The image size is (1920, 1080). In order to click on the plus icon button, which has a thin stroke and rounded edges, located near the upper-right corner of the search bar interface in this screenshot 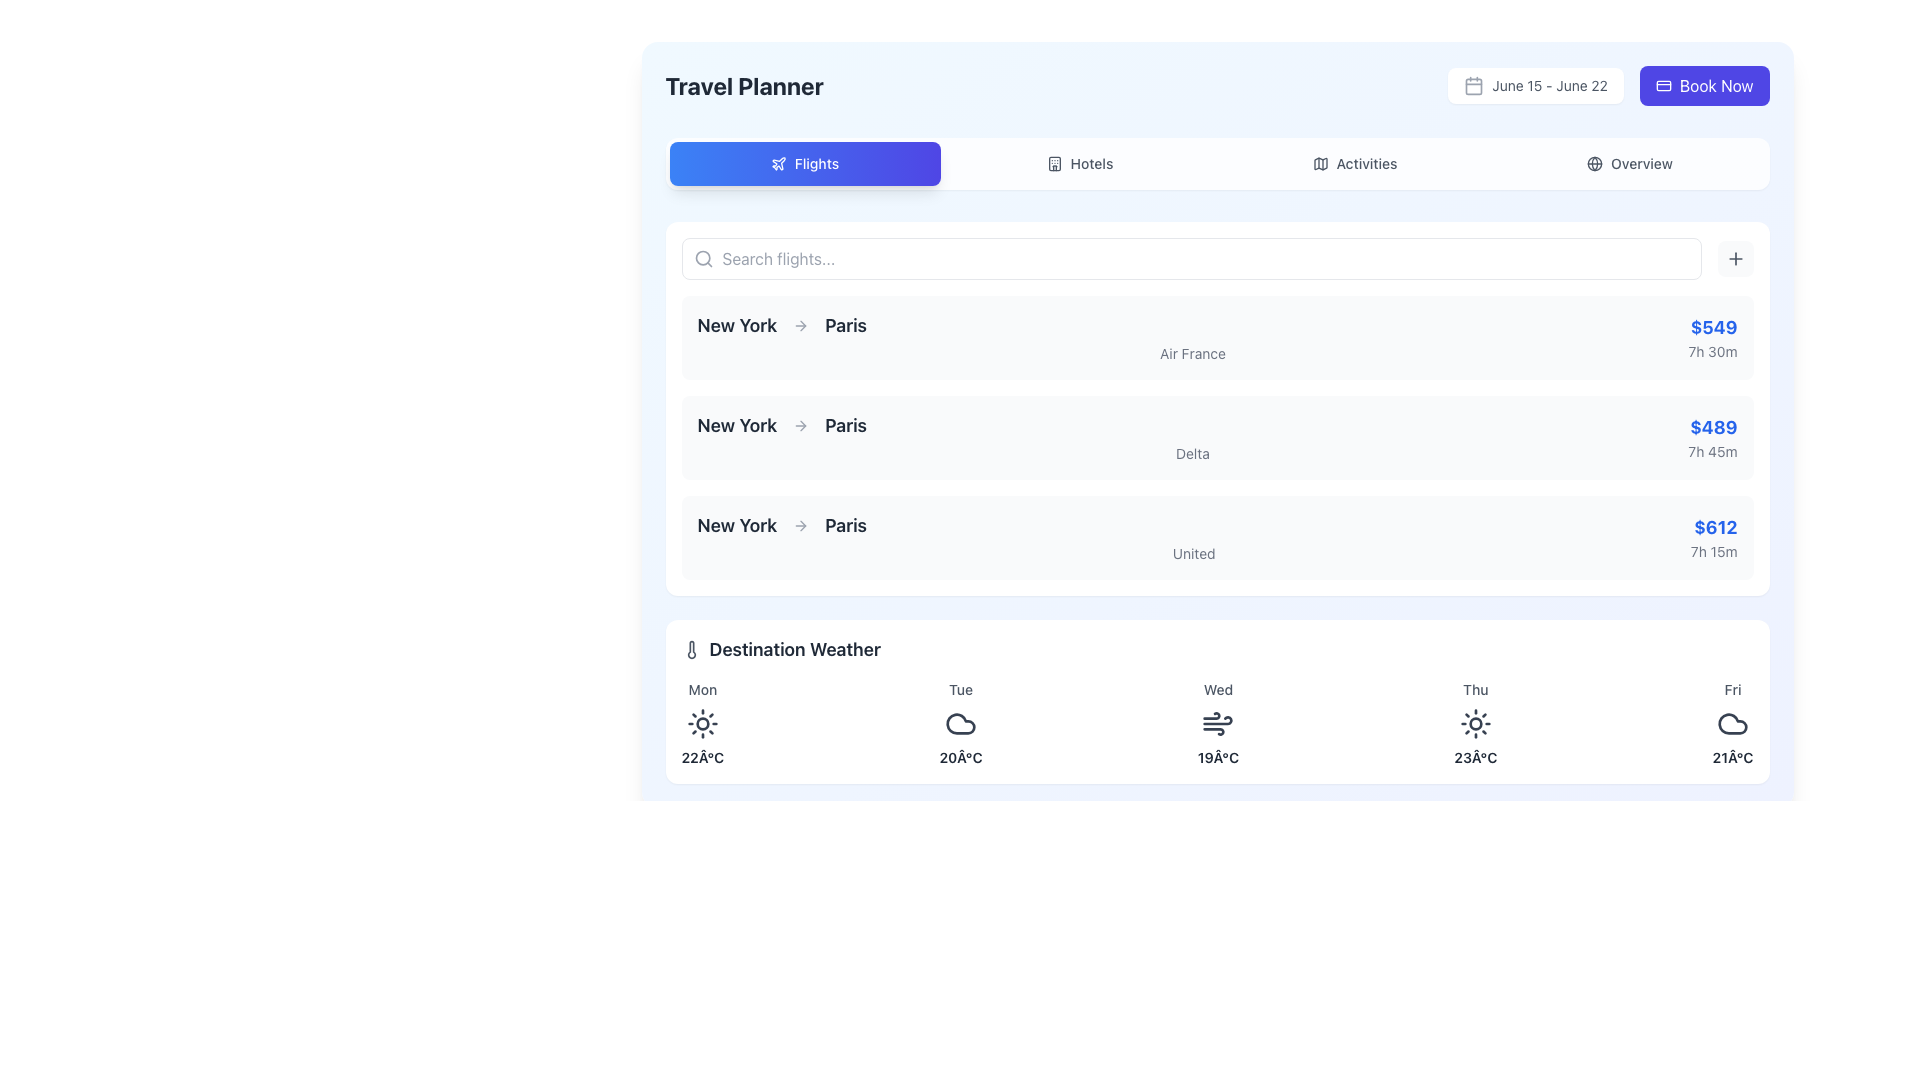, I will do `click(1734, 257)`.